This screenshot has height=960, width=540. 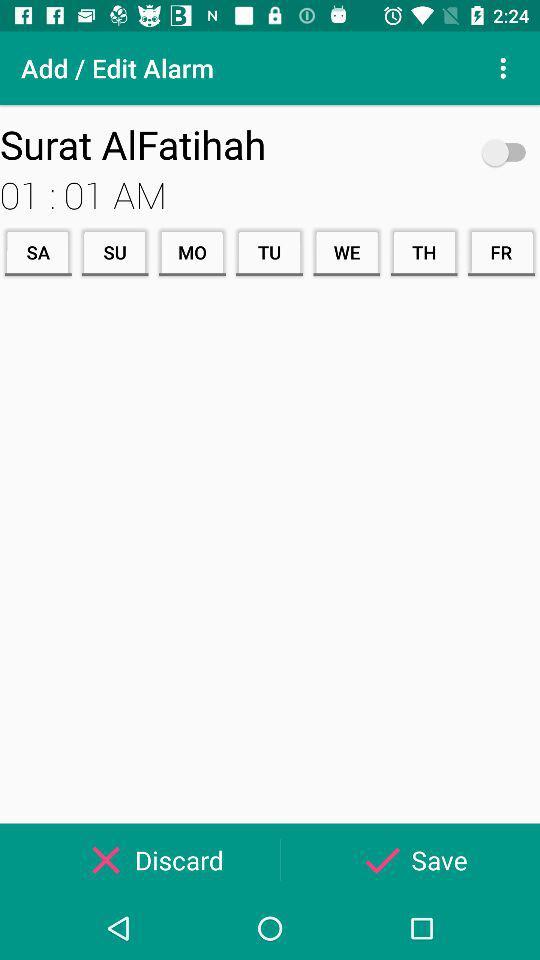 I want to click on the surat alfatihah icon, so click(x=238, y=143).